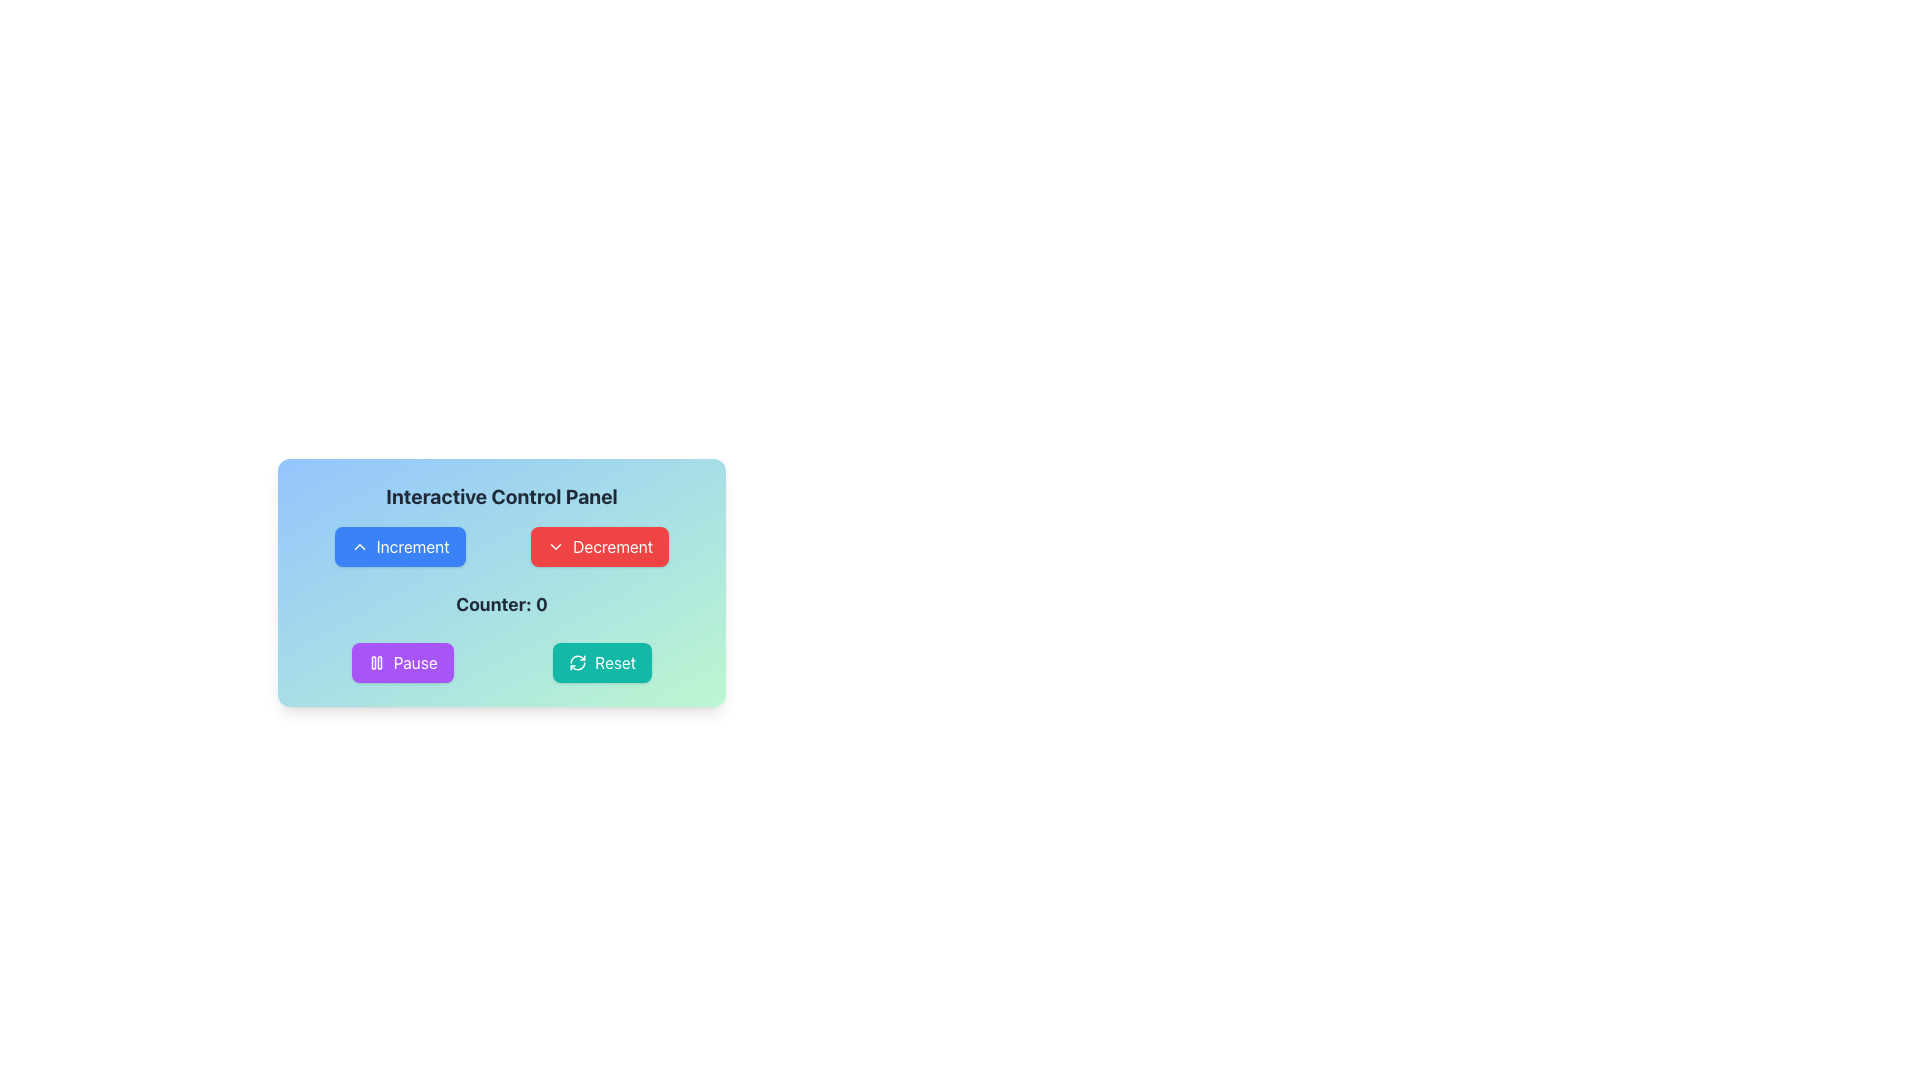 The width and height of the screenshot is (1920, 1080). Describe the element at coordinates (401, 663) in the screenshot. I see `the 'Pause' button with a purple background and white text, located to the left of the 'Reset' button` at that location.